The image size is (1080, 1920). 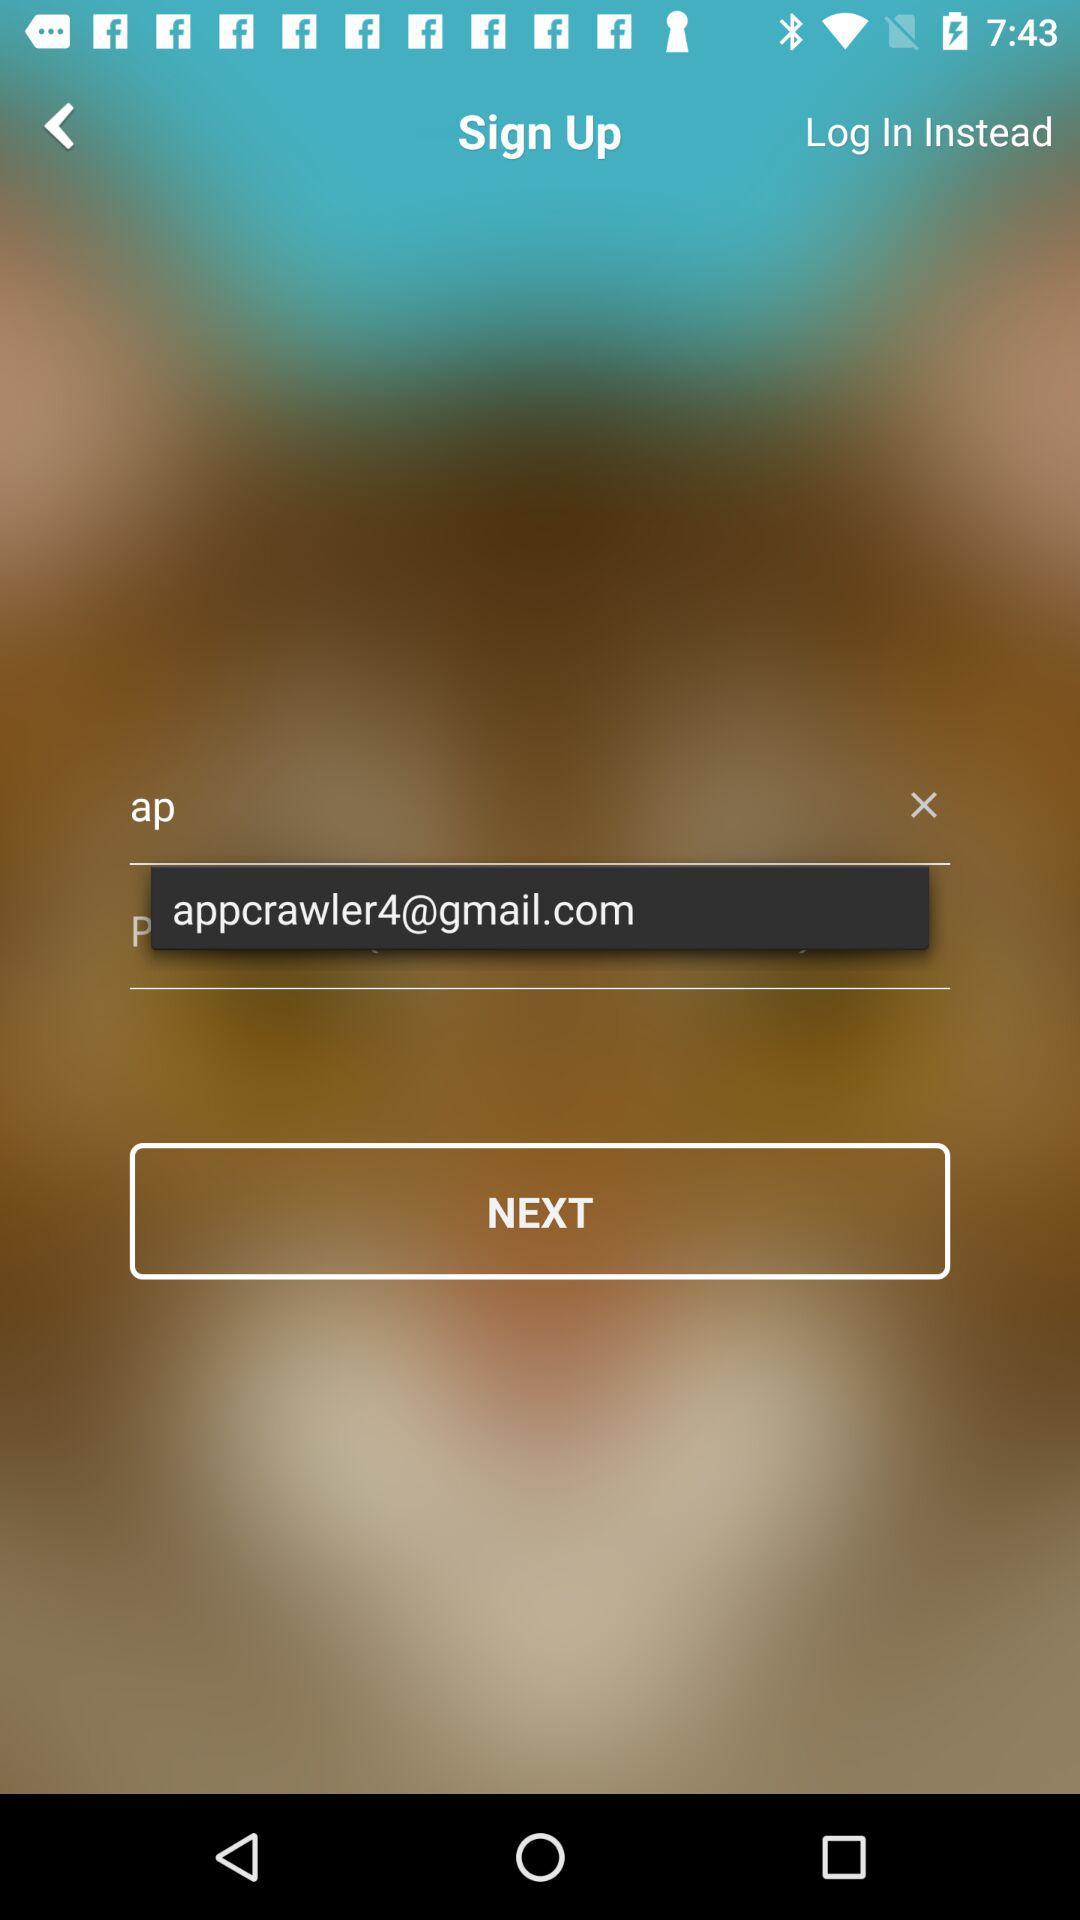 What do you see at coordinates (61, 124) in the screenshot?
I see `the arrow_backward icon` at bounding box center [61, 124].